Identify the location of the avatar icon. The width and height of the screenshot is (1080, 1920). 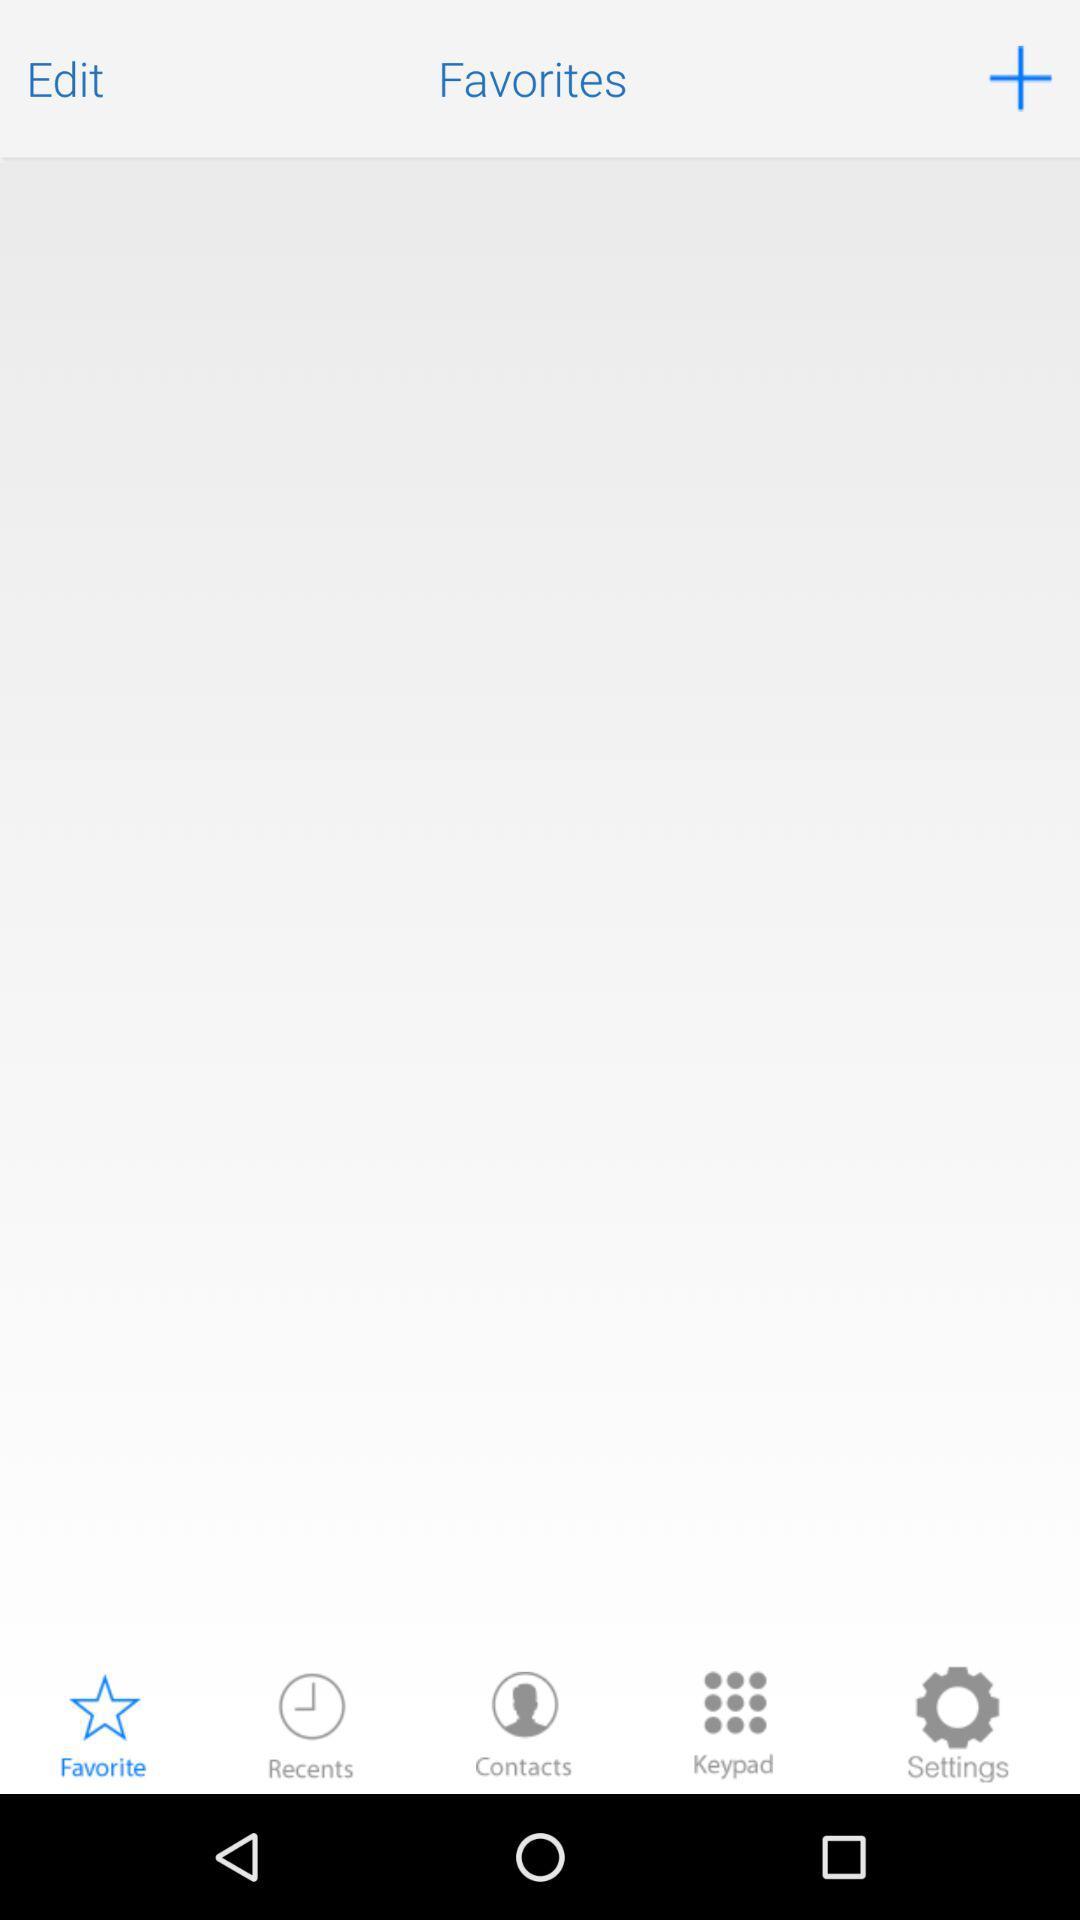
(523, 1844).